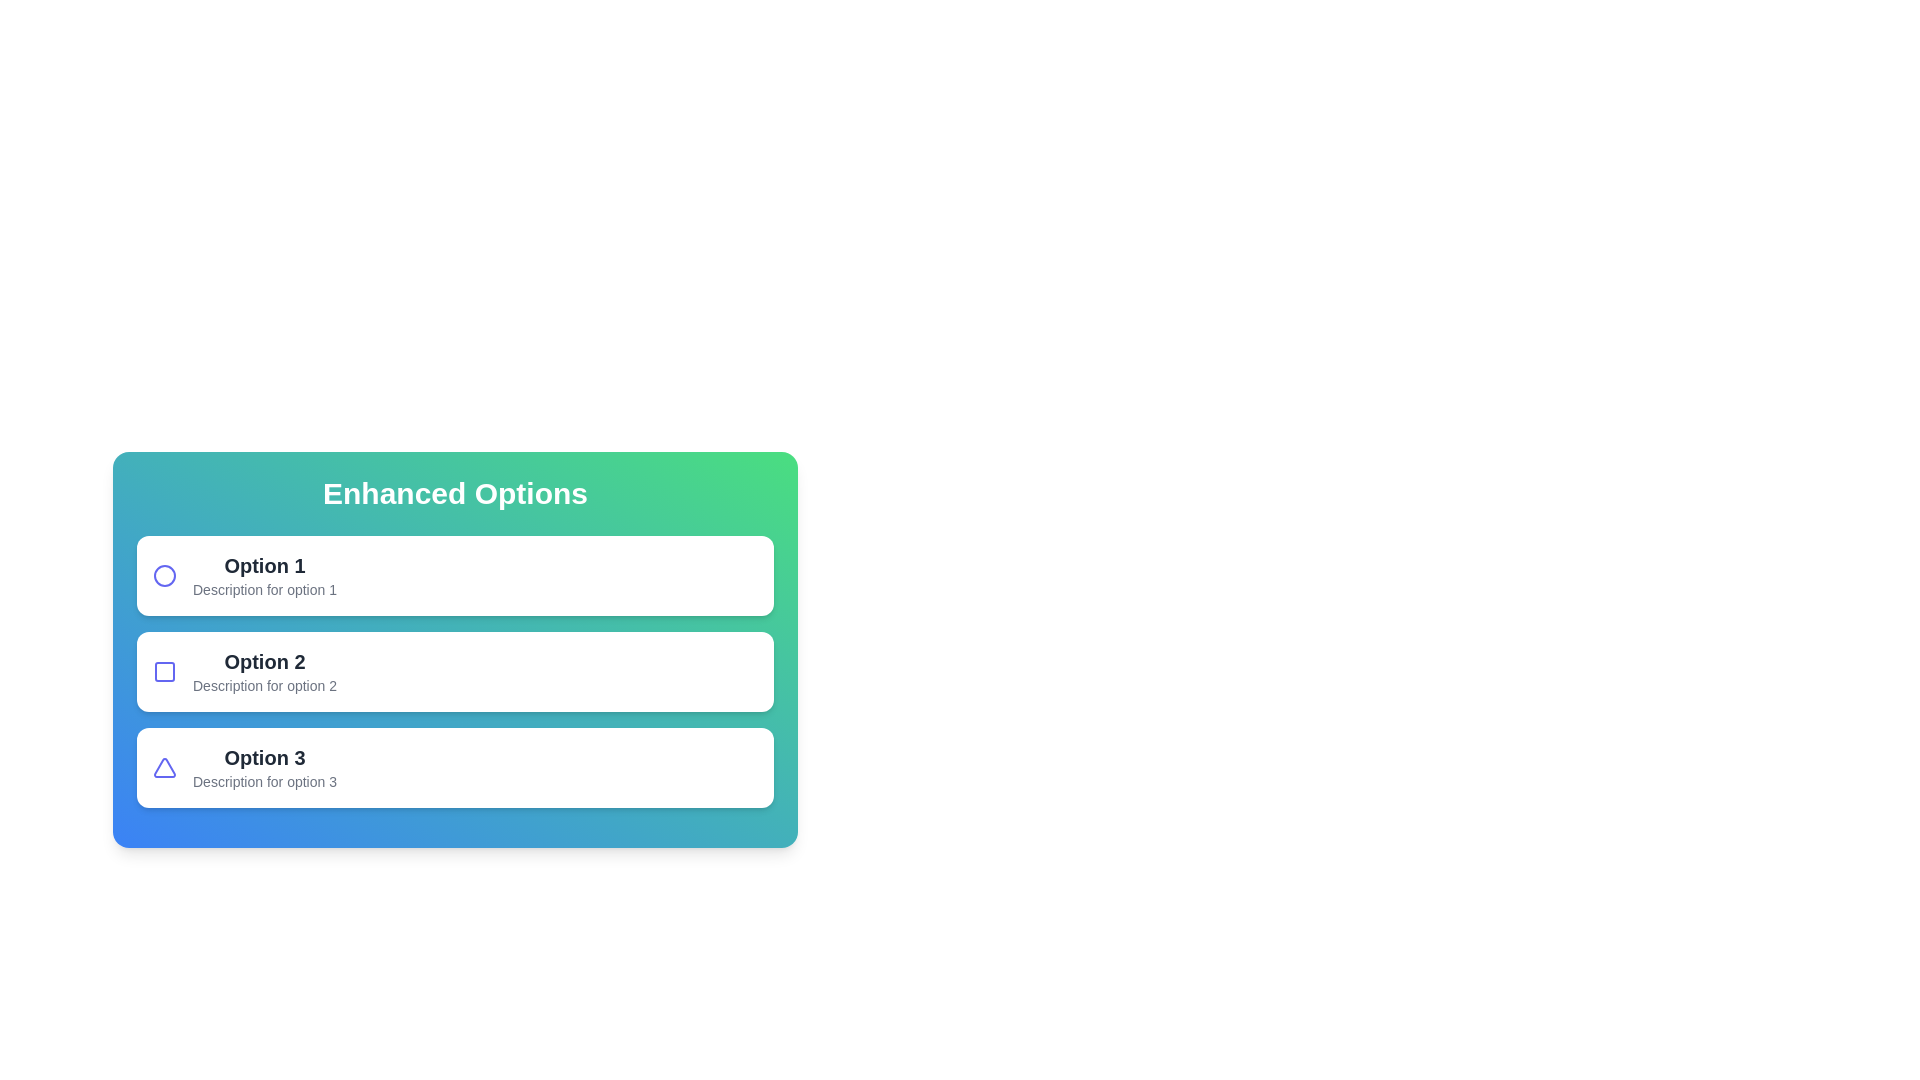 This screenshot has width=1920, height=1080. I want to click on the text label displaying 'Option 2', which is styled in a larger, bold font and dark gray color, located as the second option in a vertically aligned list, so click(263, 662).